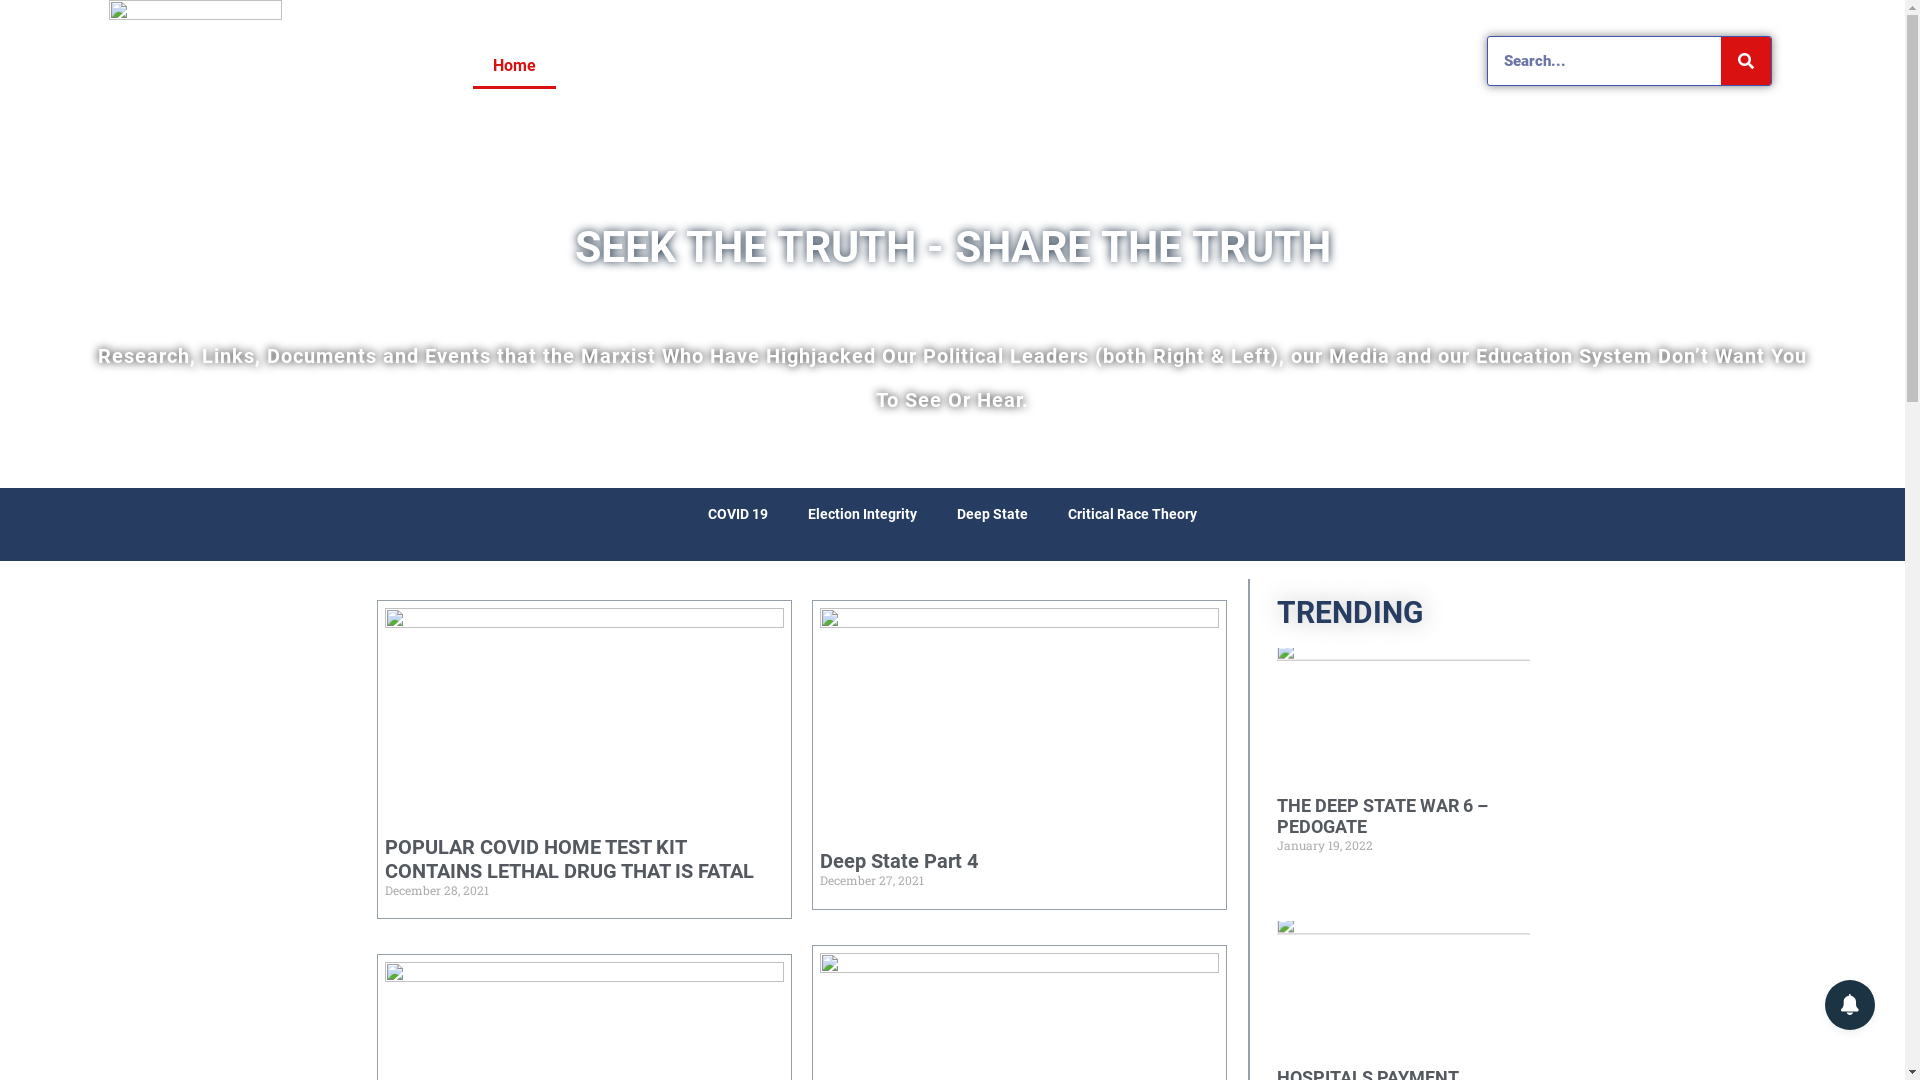  What do you see at coordinates (862, 512) in the screenshot?
I see `'Election Integrity'` at bounding box center [862, 512].